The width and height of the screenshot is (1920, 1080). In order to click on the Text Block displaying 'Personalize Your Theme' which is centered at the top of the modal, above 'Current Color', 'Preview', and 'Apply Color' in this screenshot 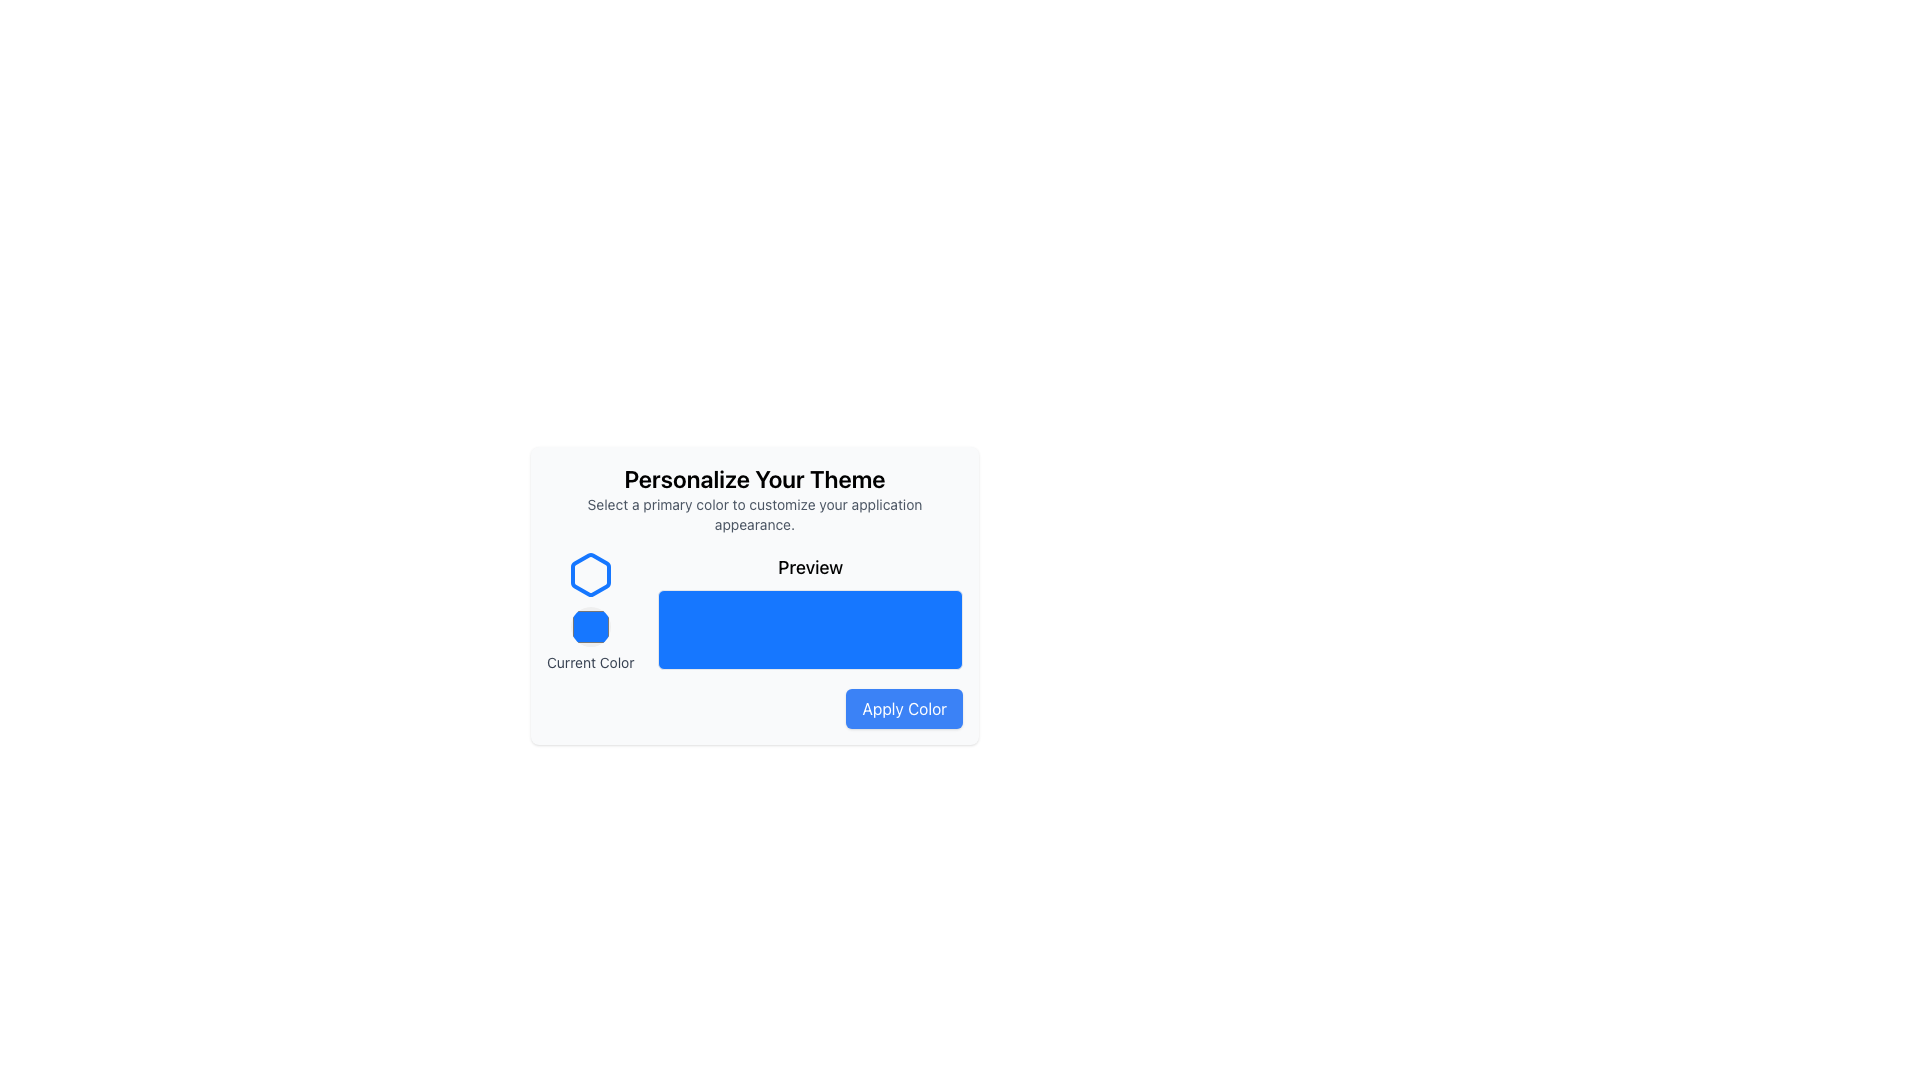, I will do `click(753, 497)`.